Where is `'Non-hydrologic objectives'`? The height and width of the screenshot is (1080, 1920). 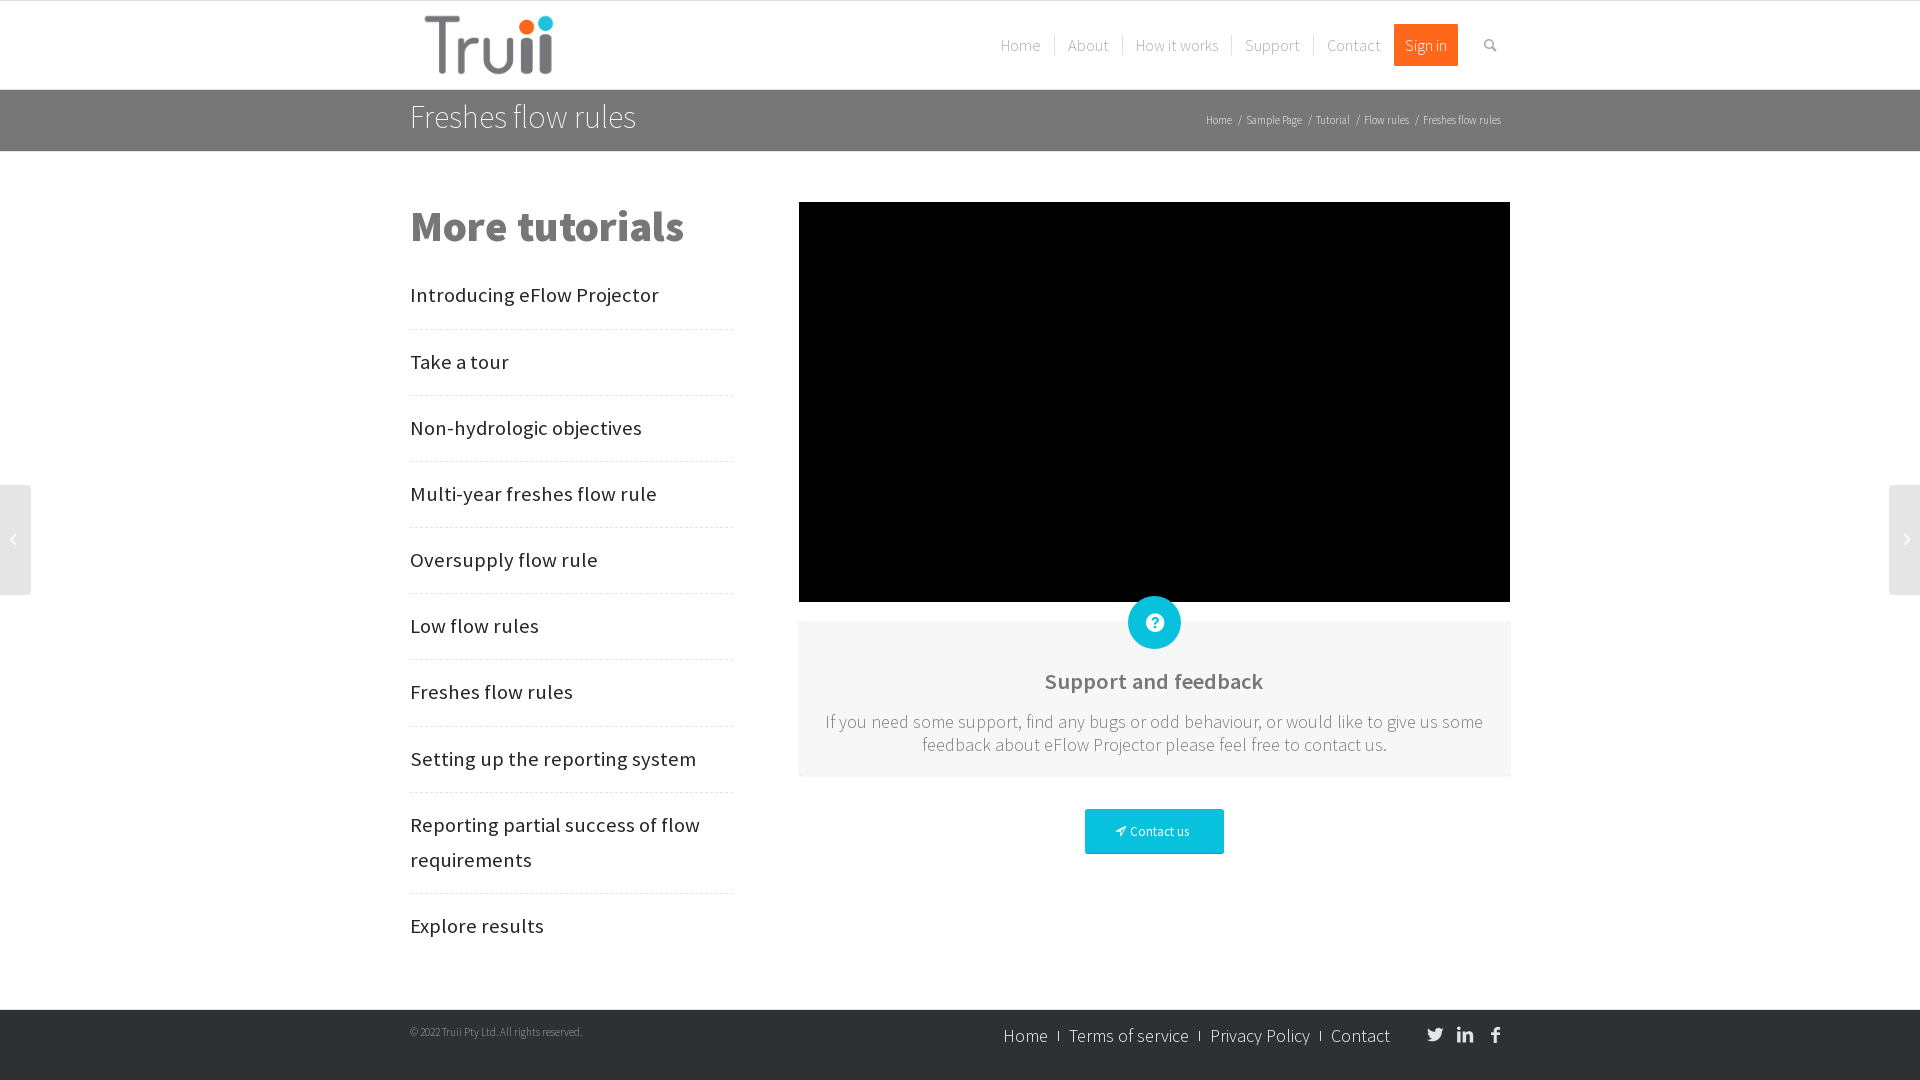 'Non-hydrologic objectives' is located at coordinates (526, 427).